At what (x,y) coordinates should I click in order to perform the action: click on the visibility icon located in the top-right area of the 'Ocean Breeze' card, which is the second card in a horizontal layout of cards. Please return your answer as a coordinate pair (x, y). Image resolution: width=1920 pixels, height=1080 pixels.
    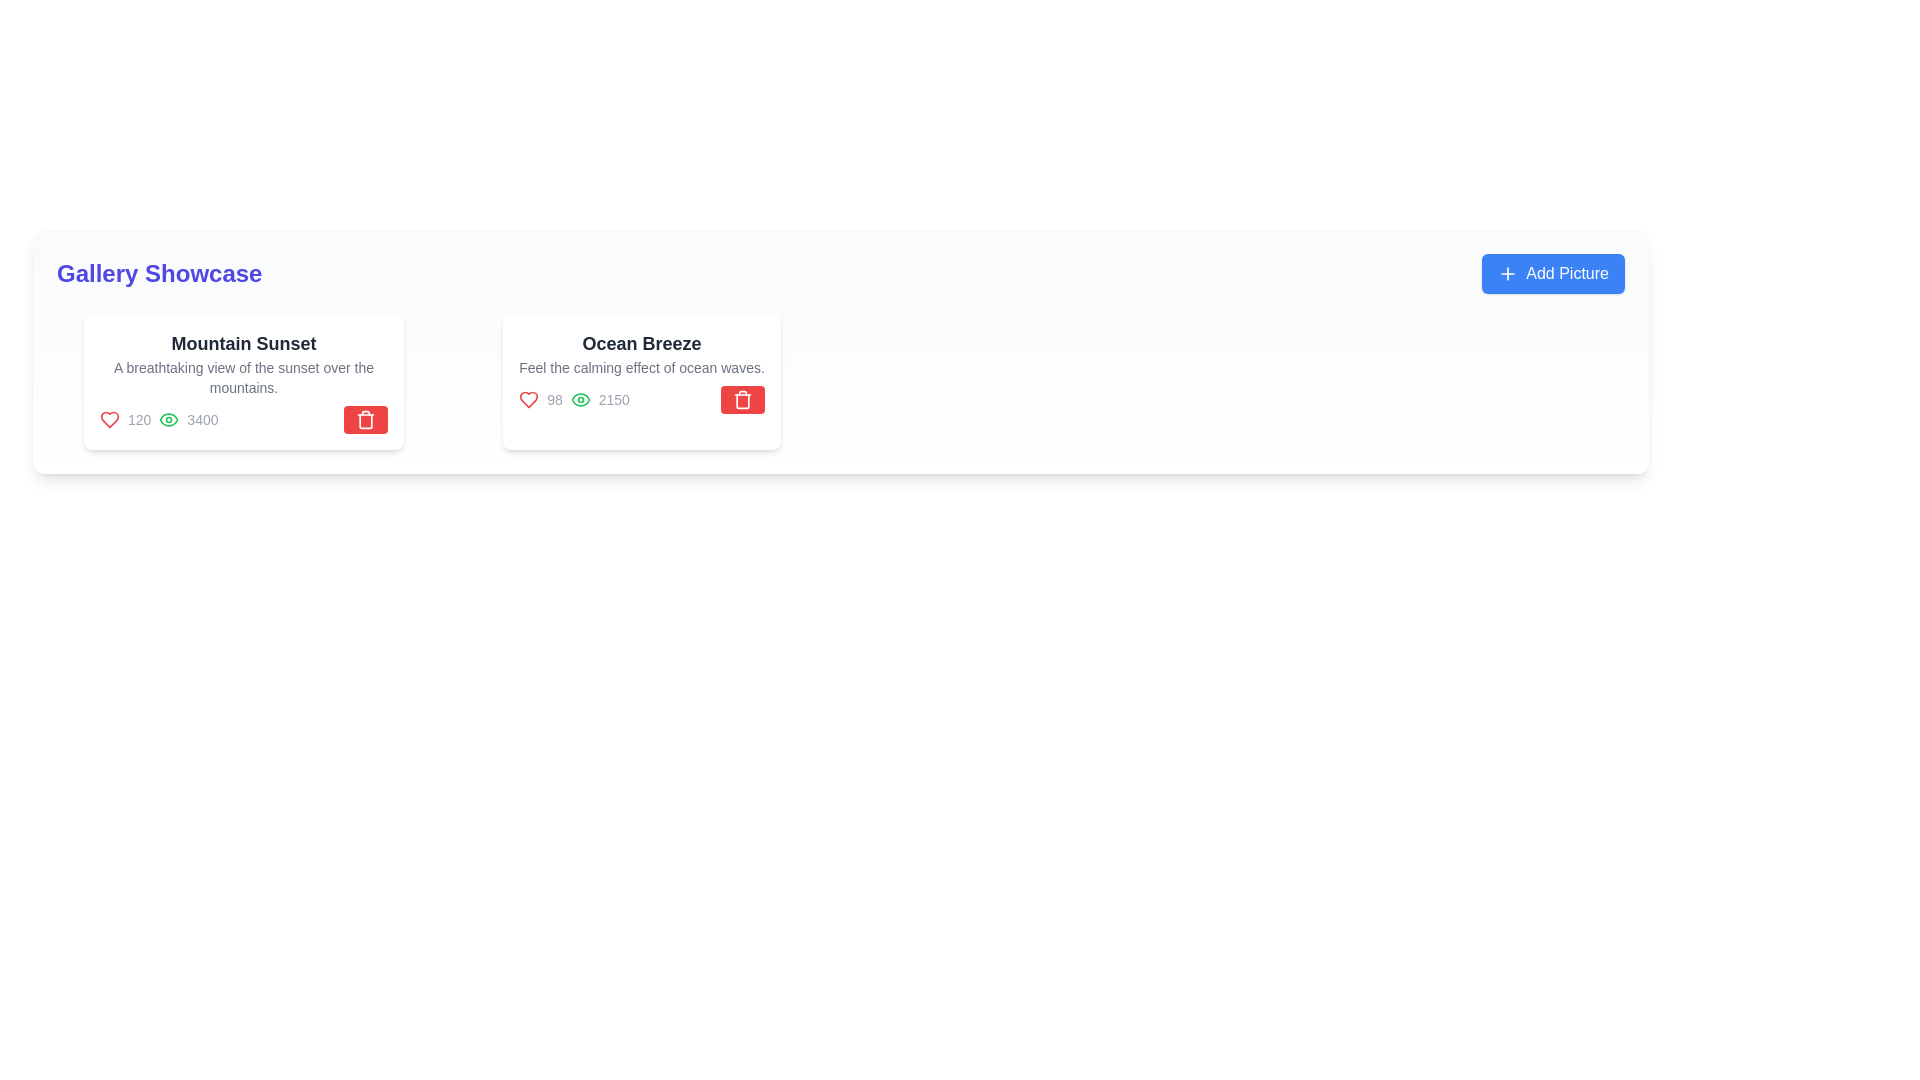
    Looking at the image, I should click on (579, 400).